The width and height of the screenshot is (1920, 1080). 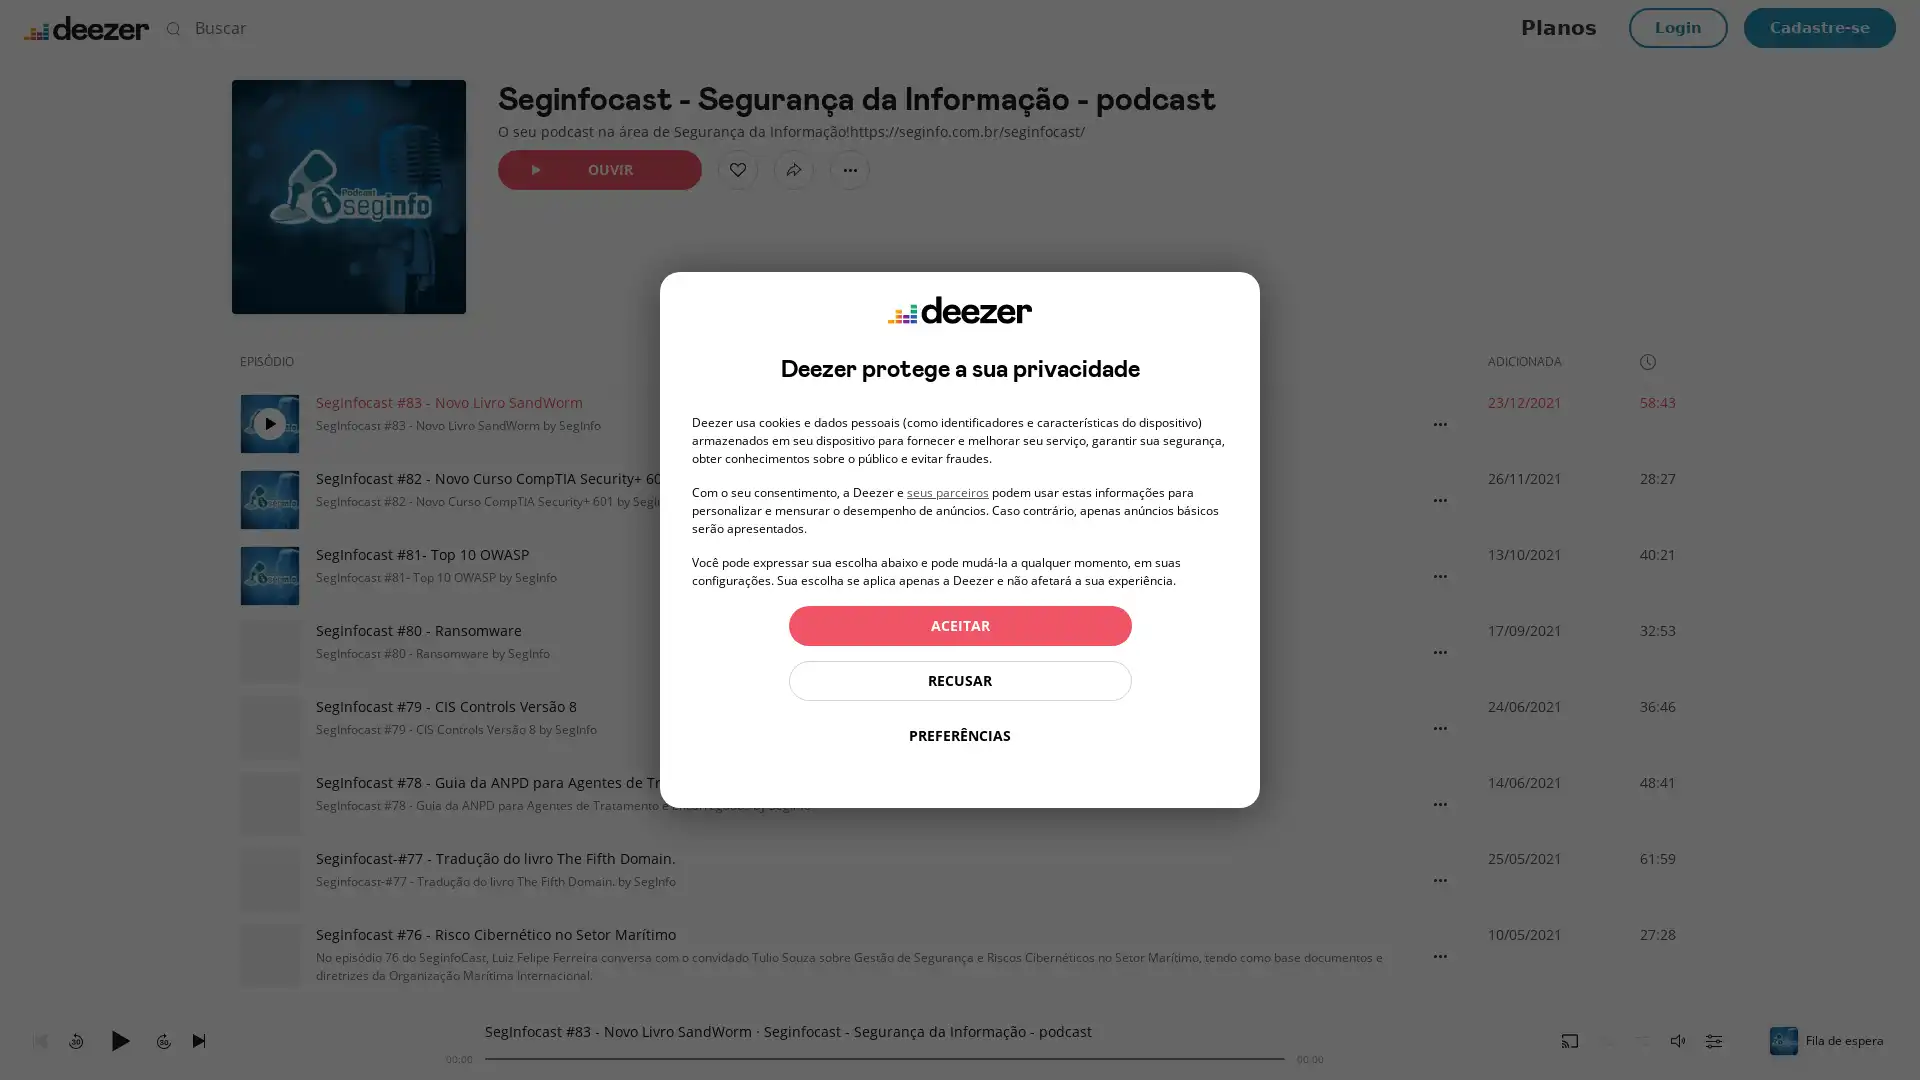 I want to click on Chromecast, so click(x=1568, y=1039).